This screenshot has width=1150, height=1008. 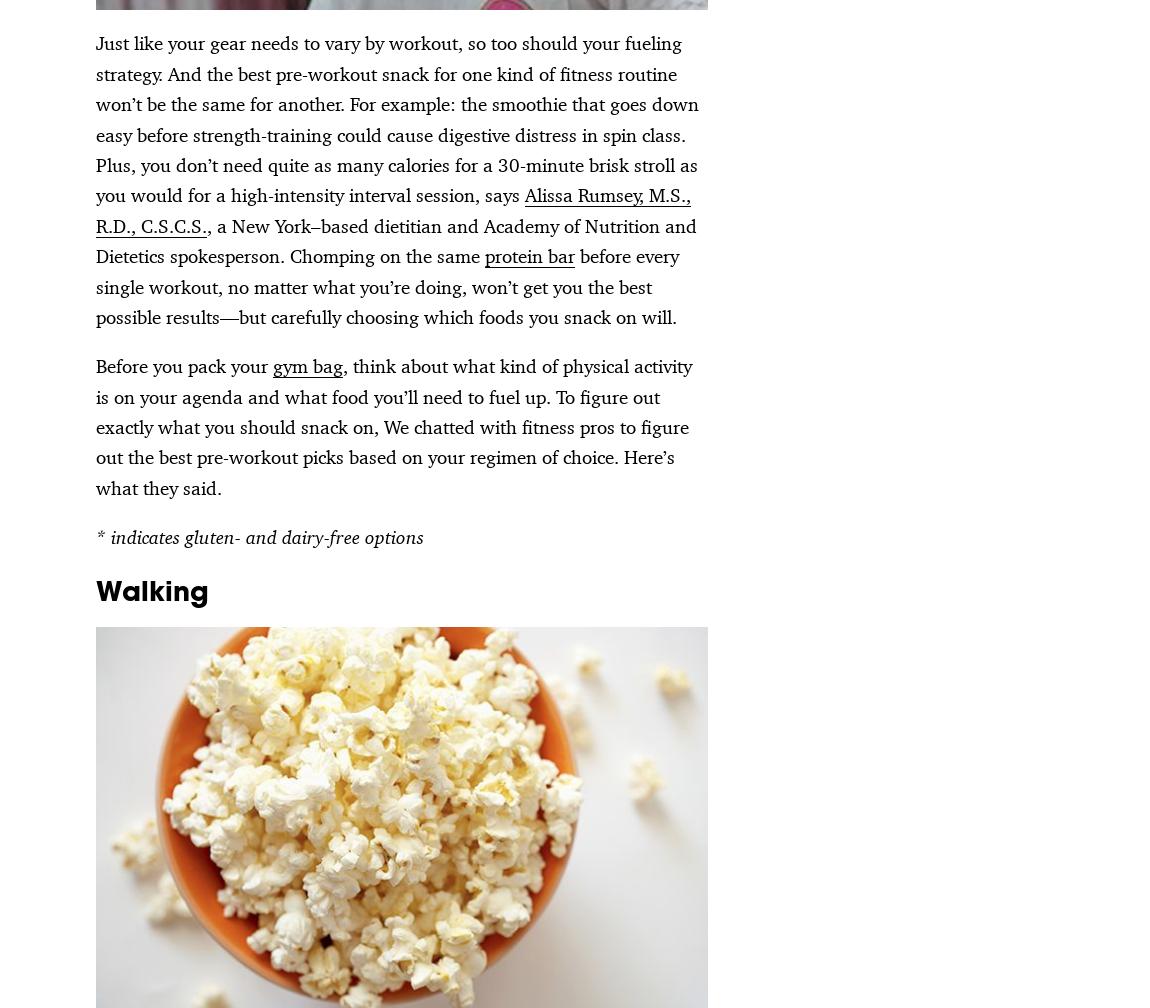 What do you see at coordinates (966, 253) in the screenshot?
I see `'The 10 Best Arm Stretches to Add to Your Workout'` at bounding box center [966, 253].